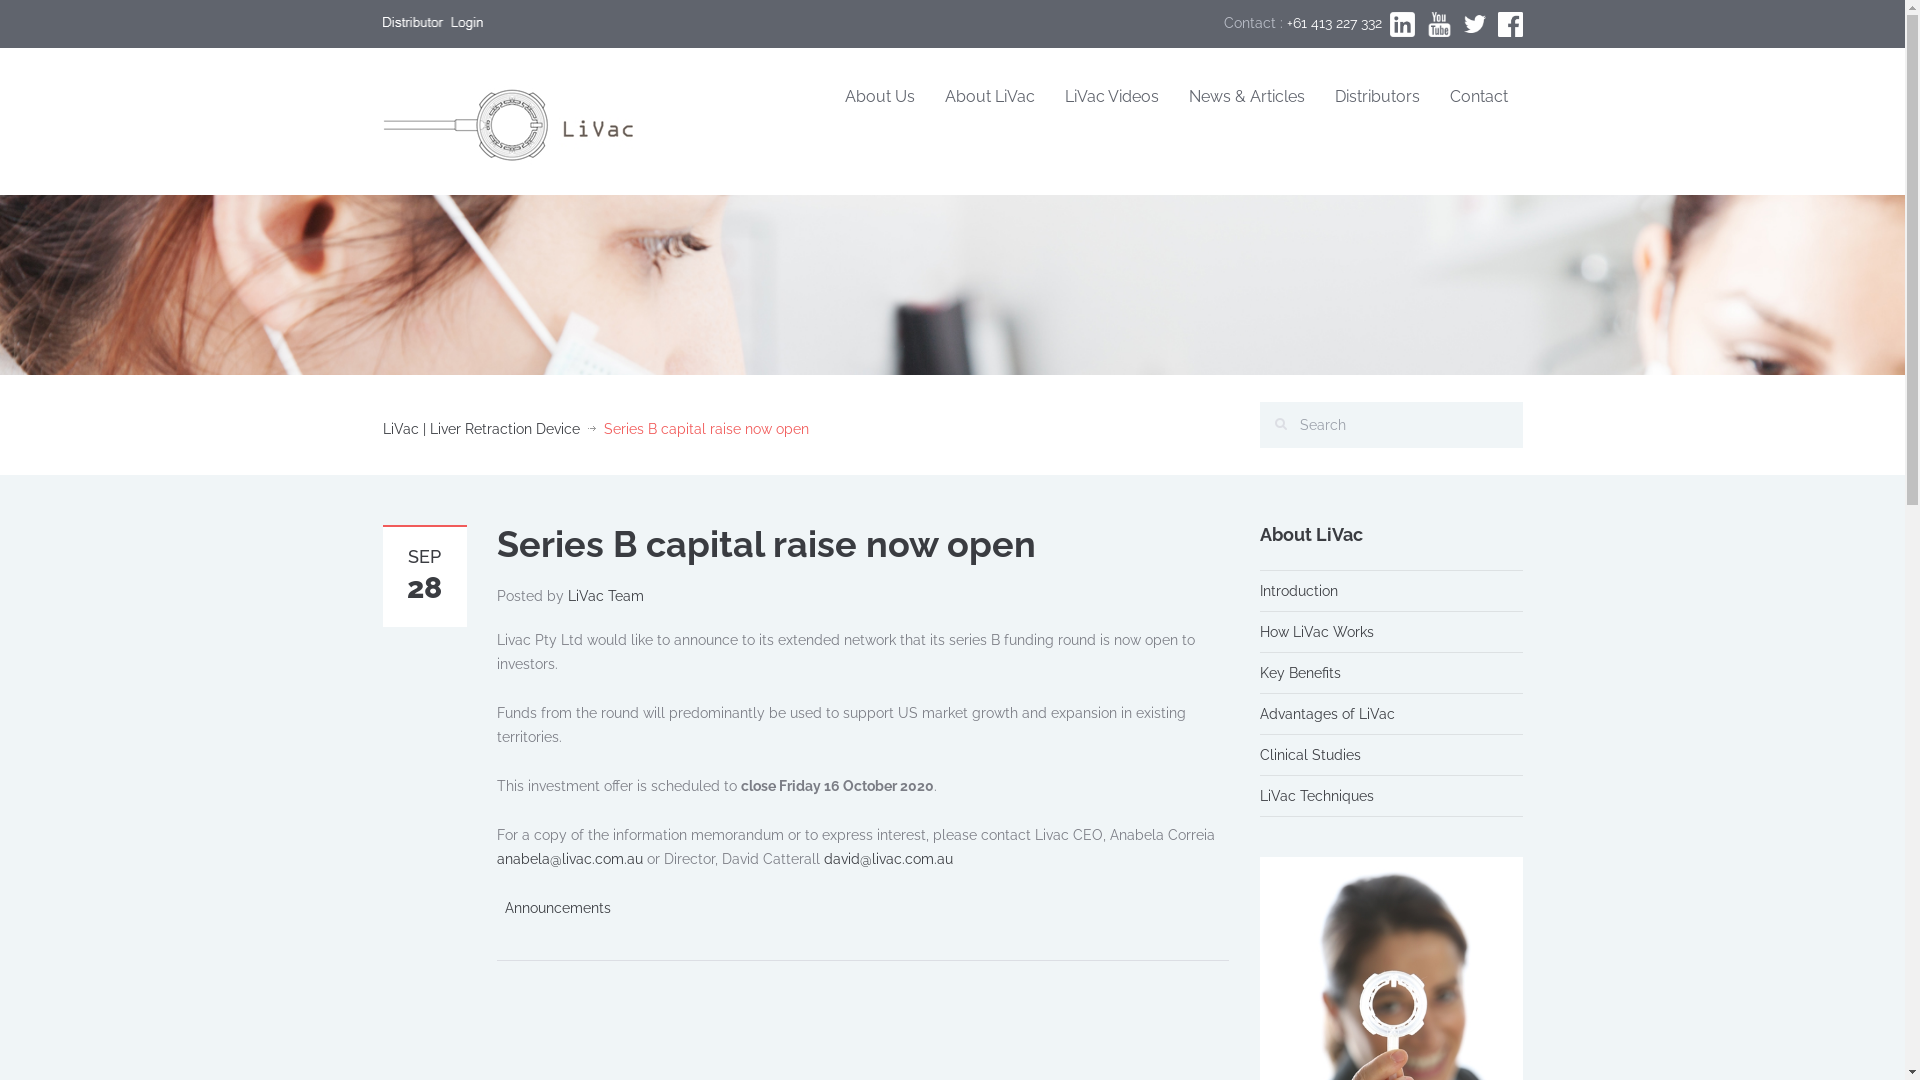 The width and height of the screenshot is (1920, 1080). I want to click on 'About LiVac', so click(989, 97).